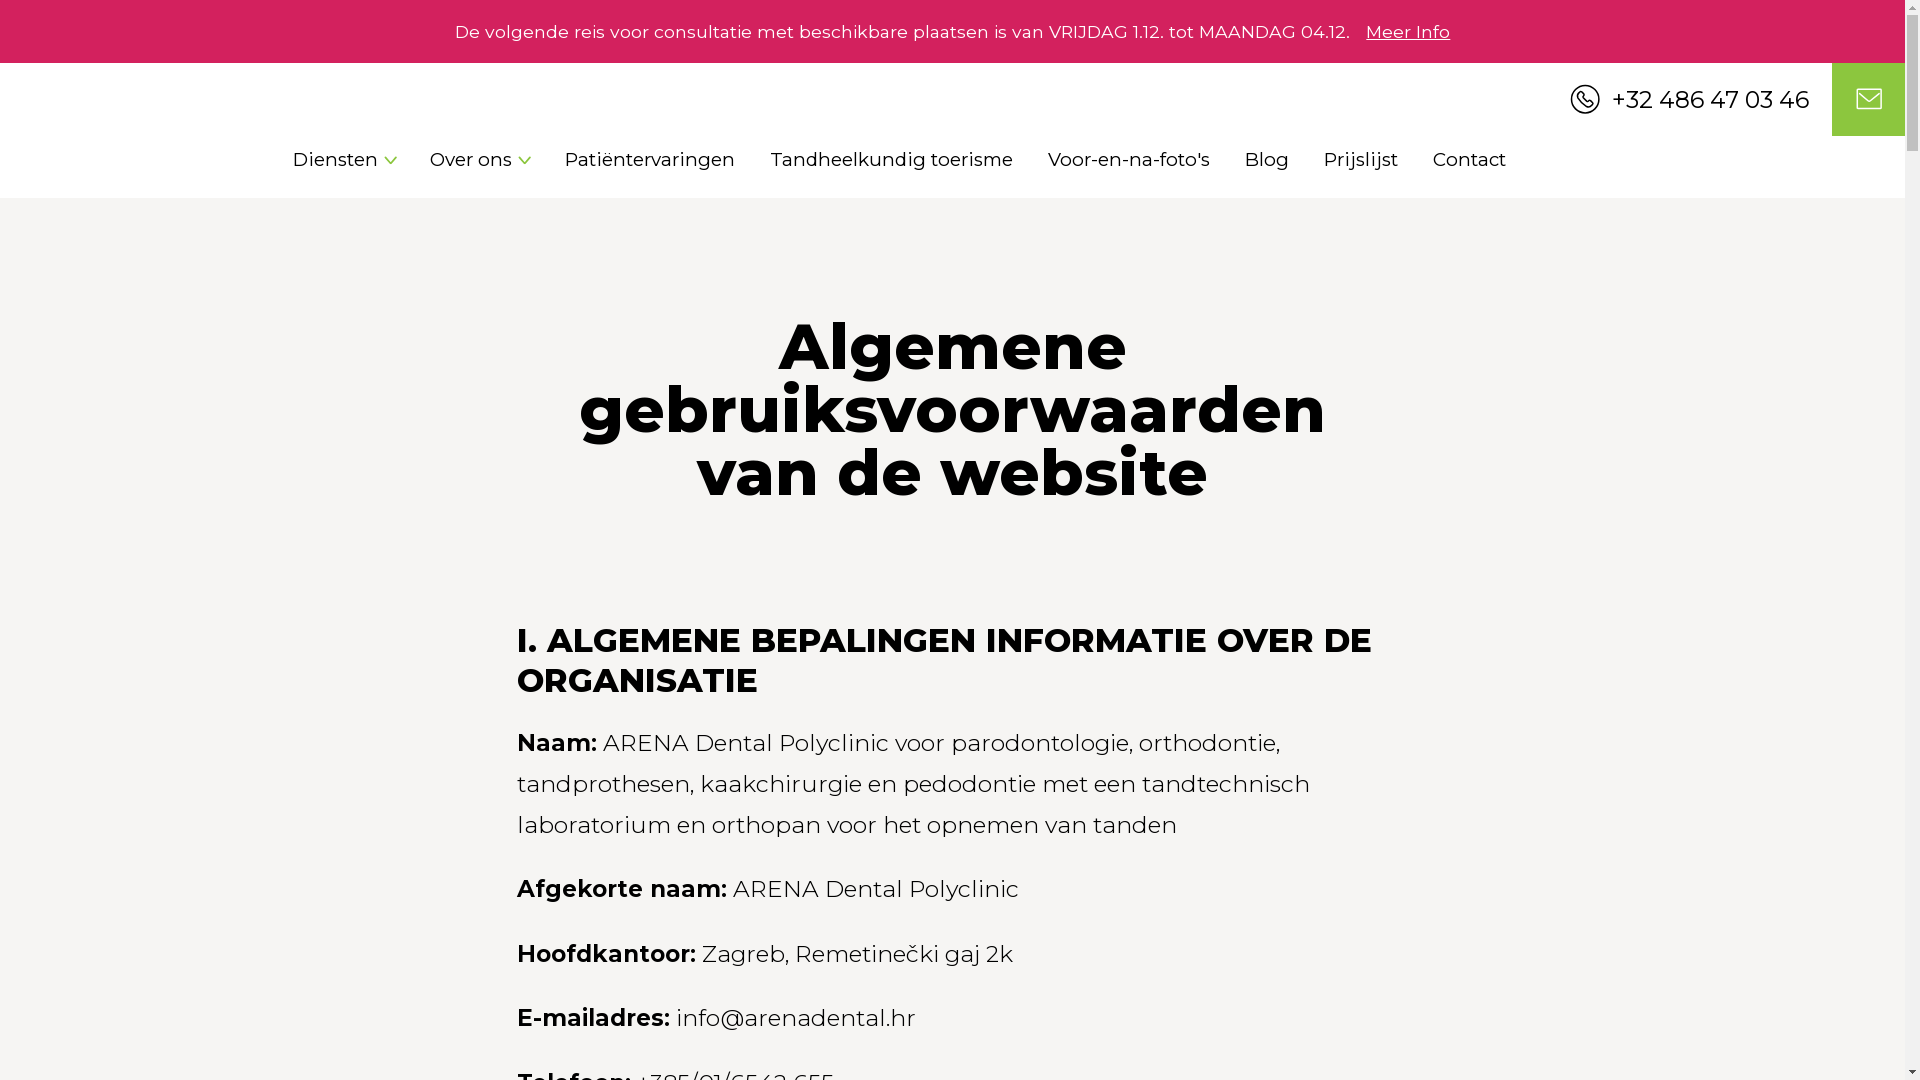 This screenshot has width=1920, height=1080. What do you see at coordinates (1568, 99) in the screenshot?
I see `'+32 486 47 03 46'` at bounding box center [1568, 99].